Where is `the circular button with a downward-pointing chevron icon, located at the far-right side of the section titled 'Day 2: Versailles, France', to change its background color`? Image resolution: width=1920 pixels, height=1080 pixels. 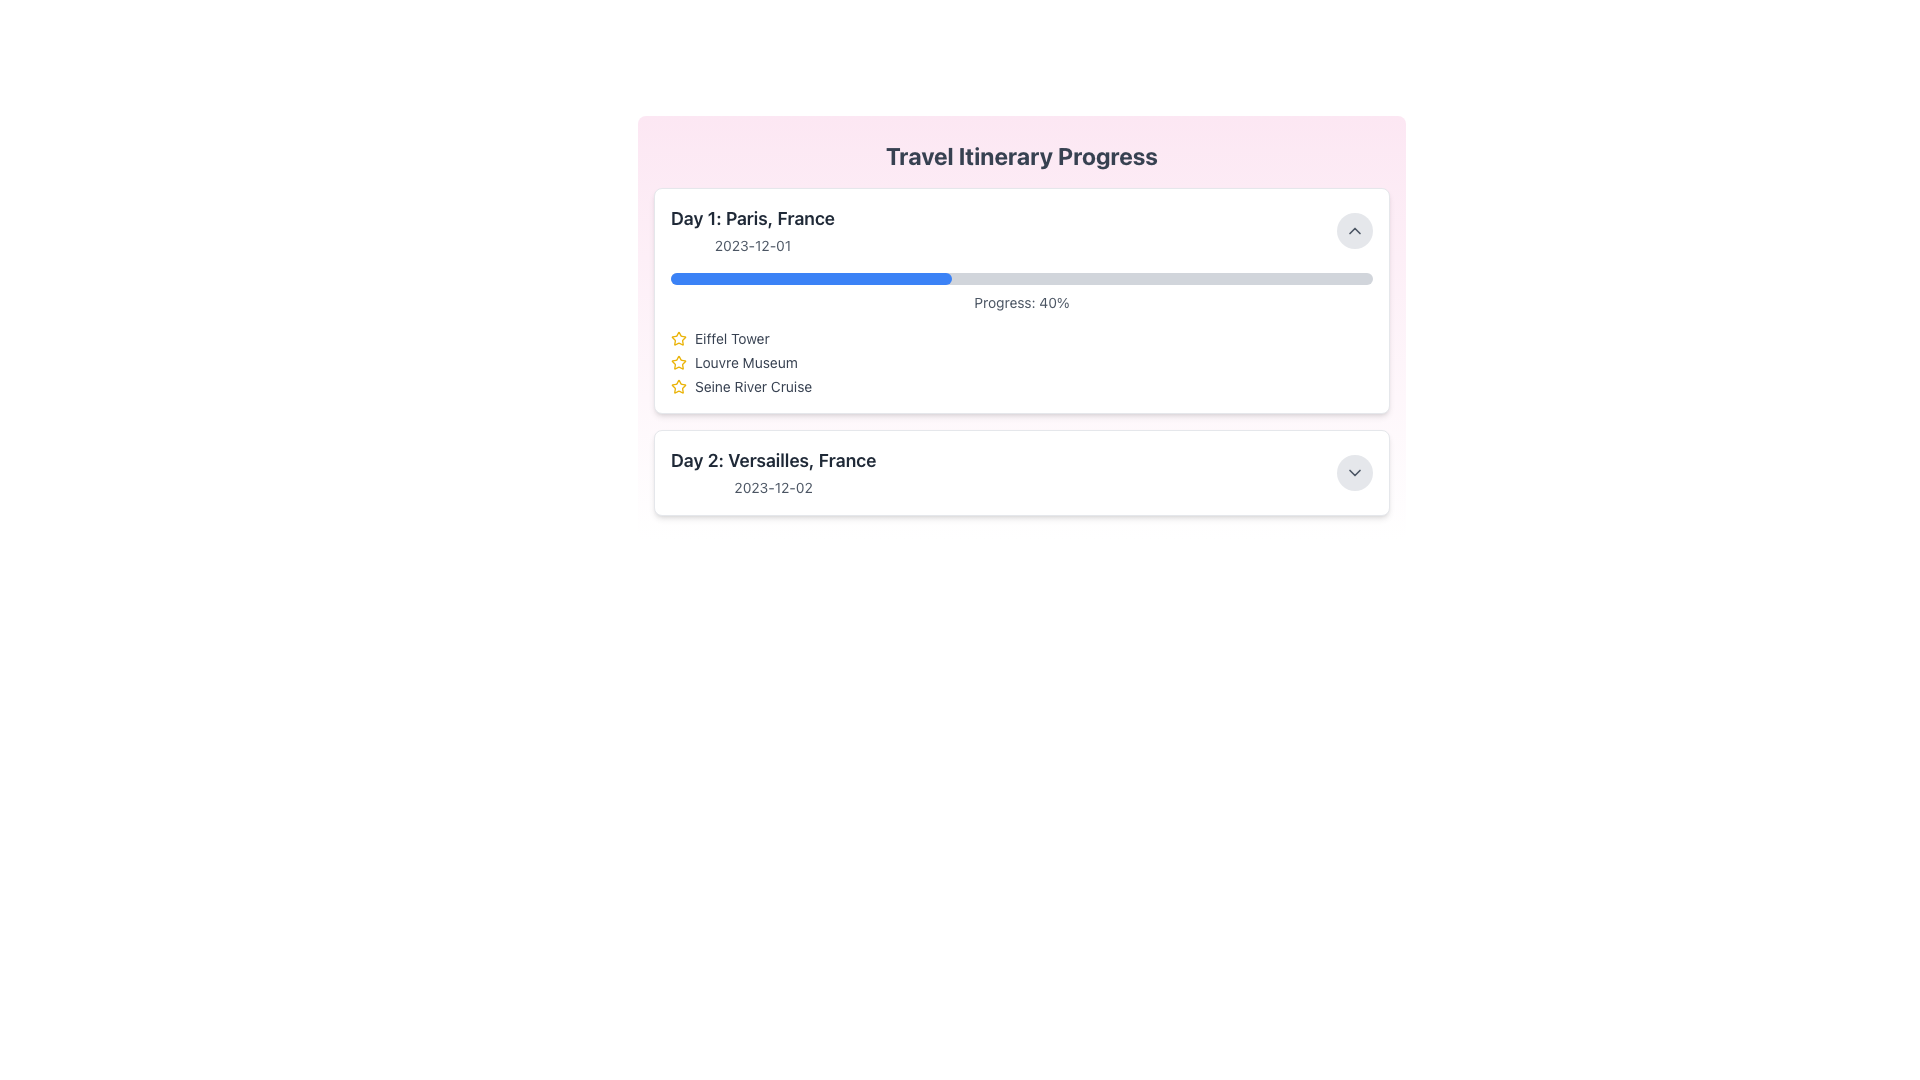 the circular button with a downward-pointing chevron icon, located at the far-right side of the section titled 'Day 2: Versailles, France', to change its background color is located at coordinates (1354, 473).